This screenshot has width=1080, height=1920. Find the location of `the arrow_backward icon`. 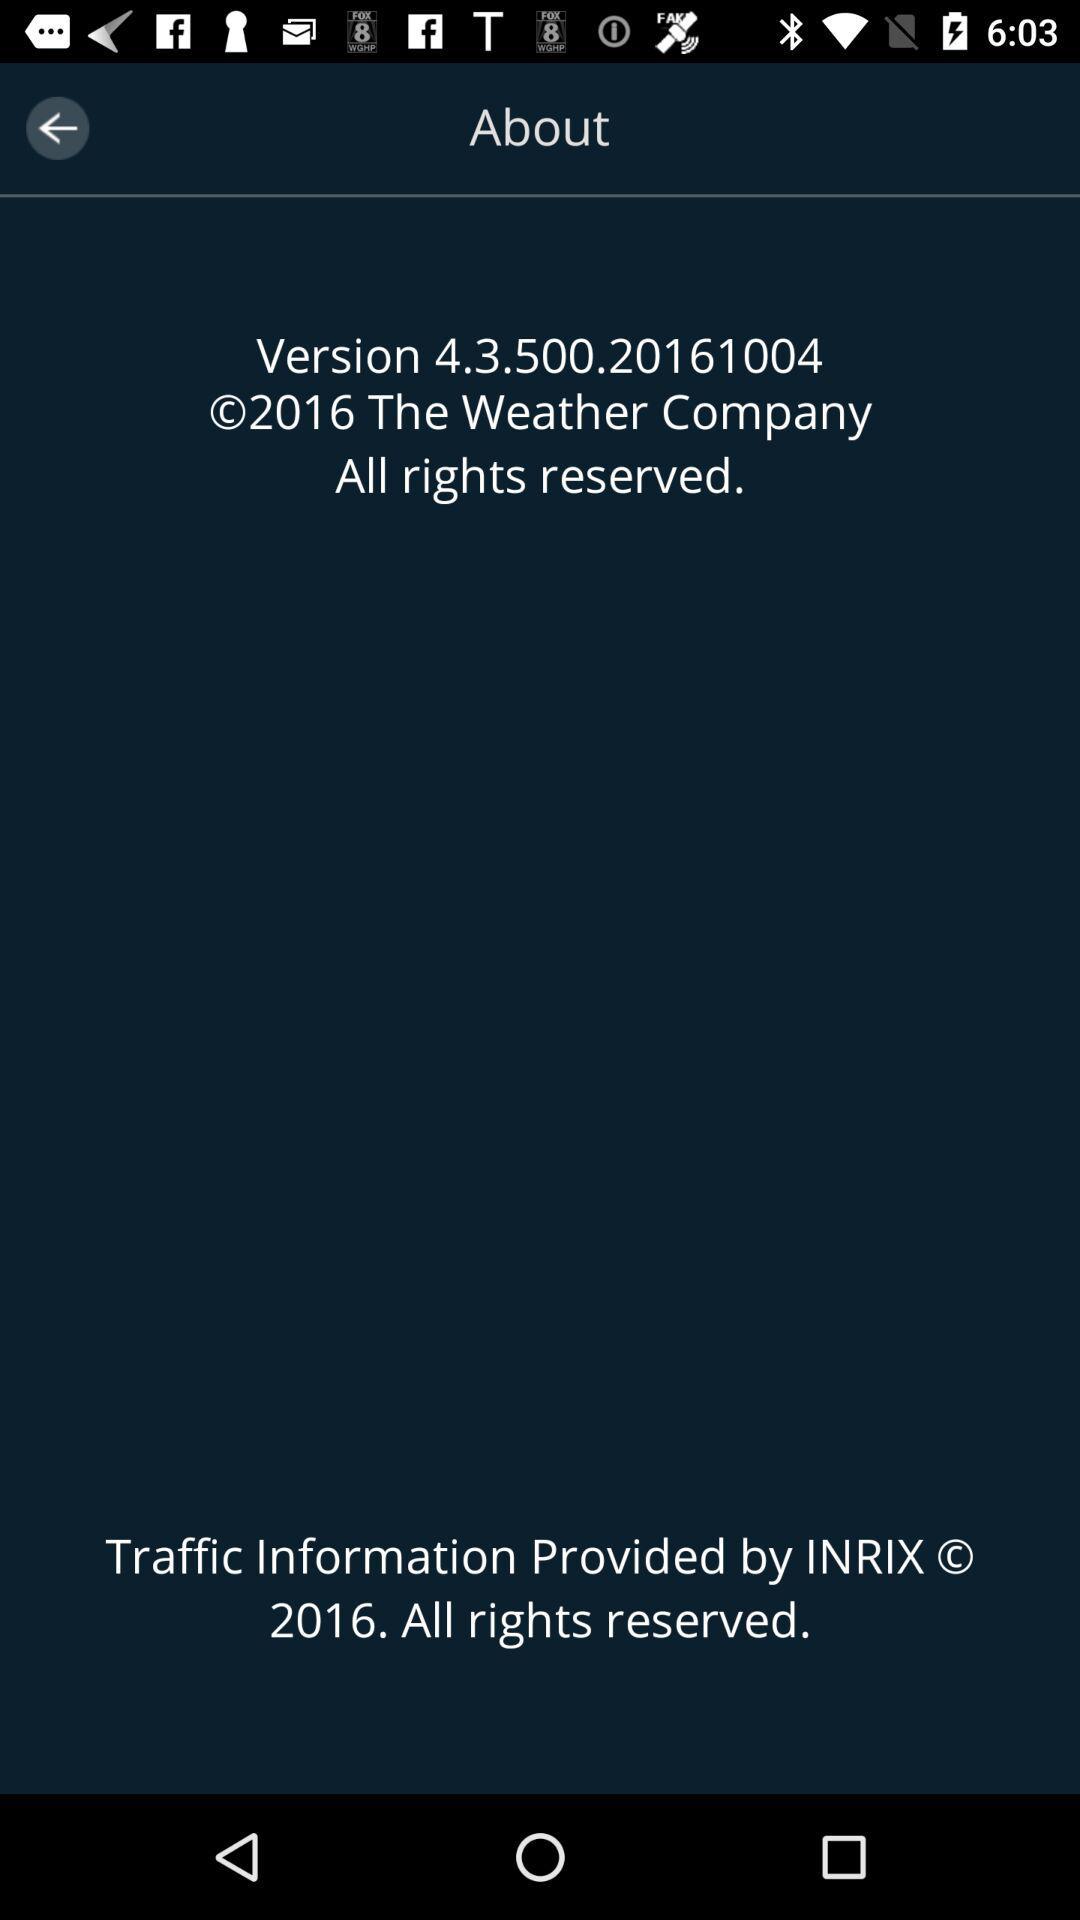

the arrow_backward icon is located at coordinates (56, 127).